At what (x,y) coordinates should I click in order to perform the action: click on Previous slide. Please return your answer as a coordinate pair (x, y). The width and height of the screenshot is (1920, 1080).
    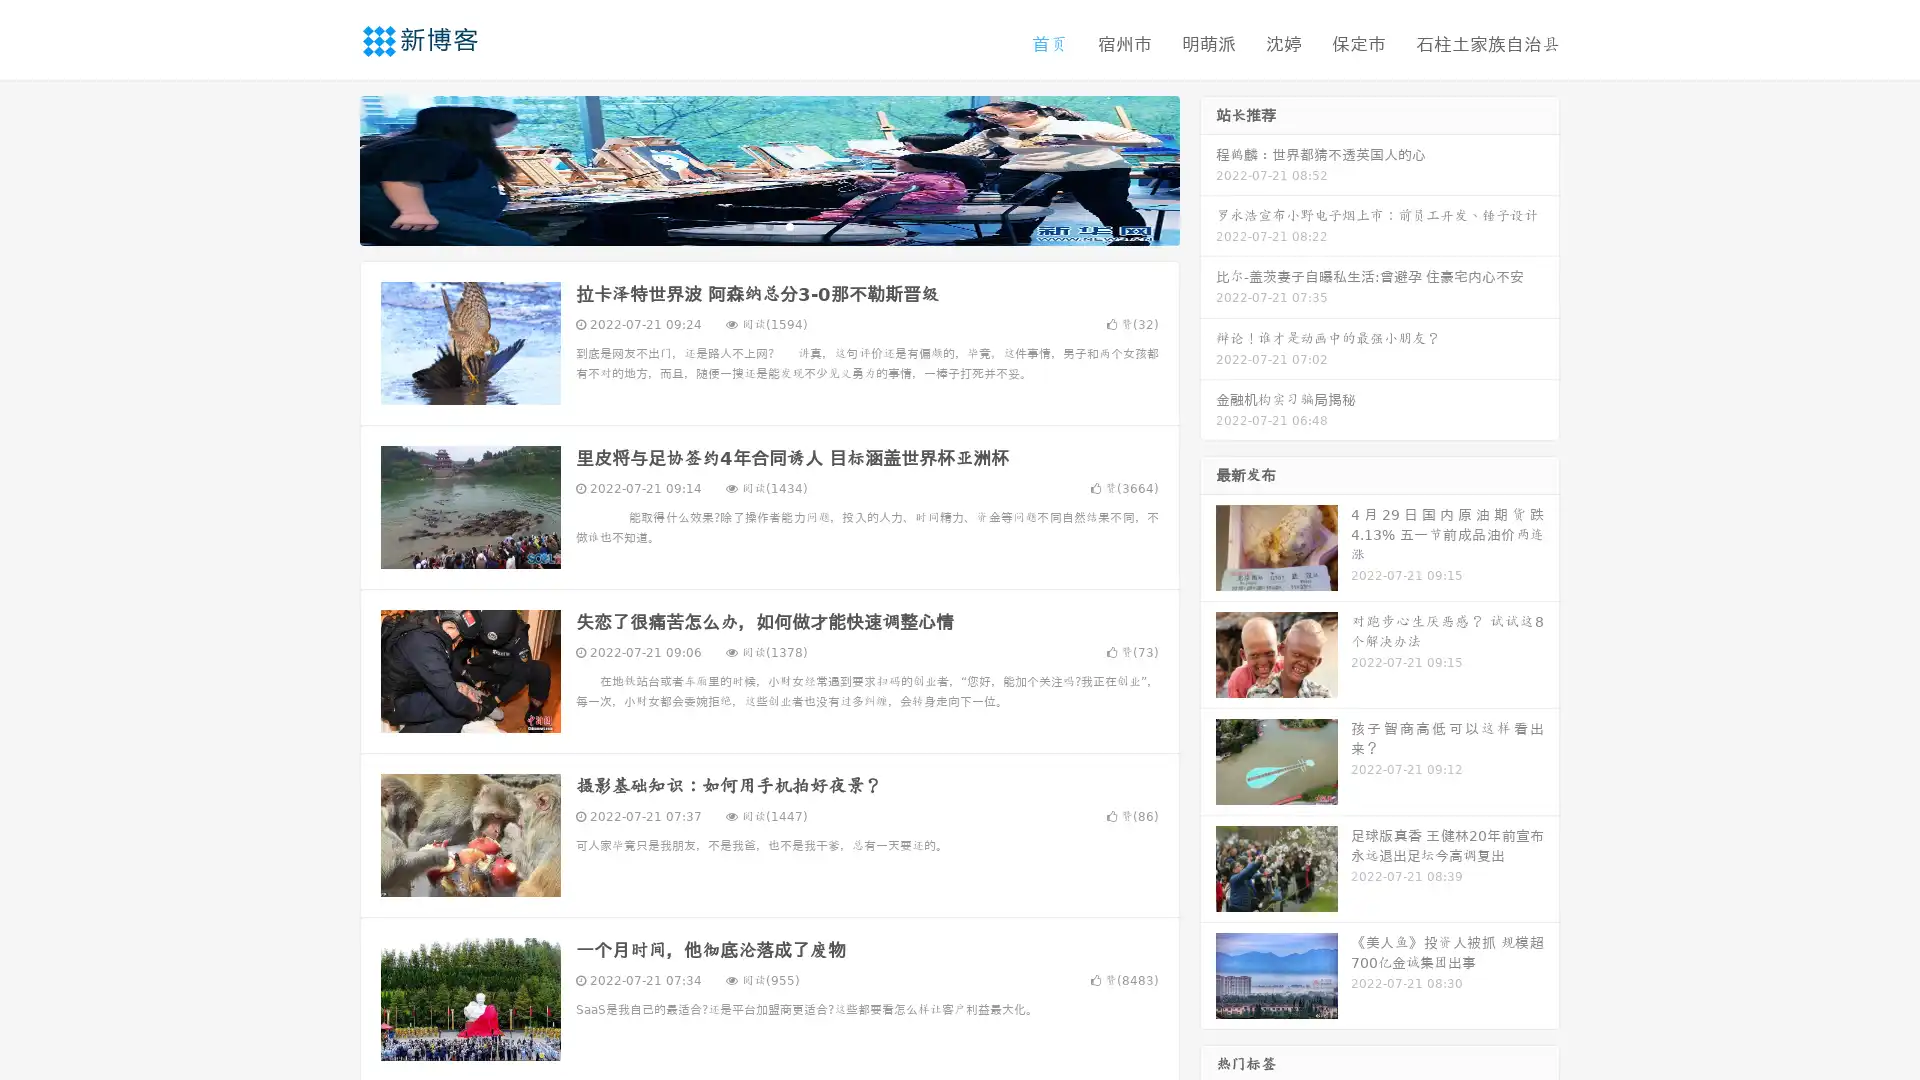
    Looking at the image, I should click on (330, 168).